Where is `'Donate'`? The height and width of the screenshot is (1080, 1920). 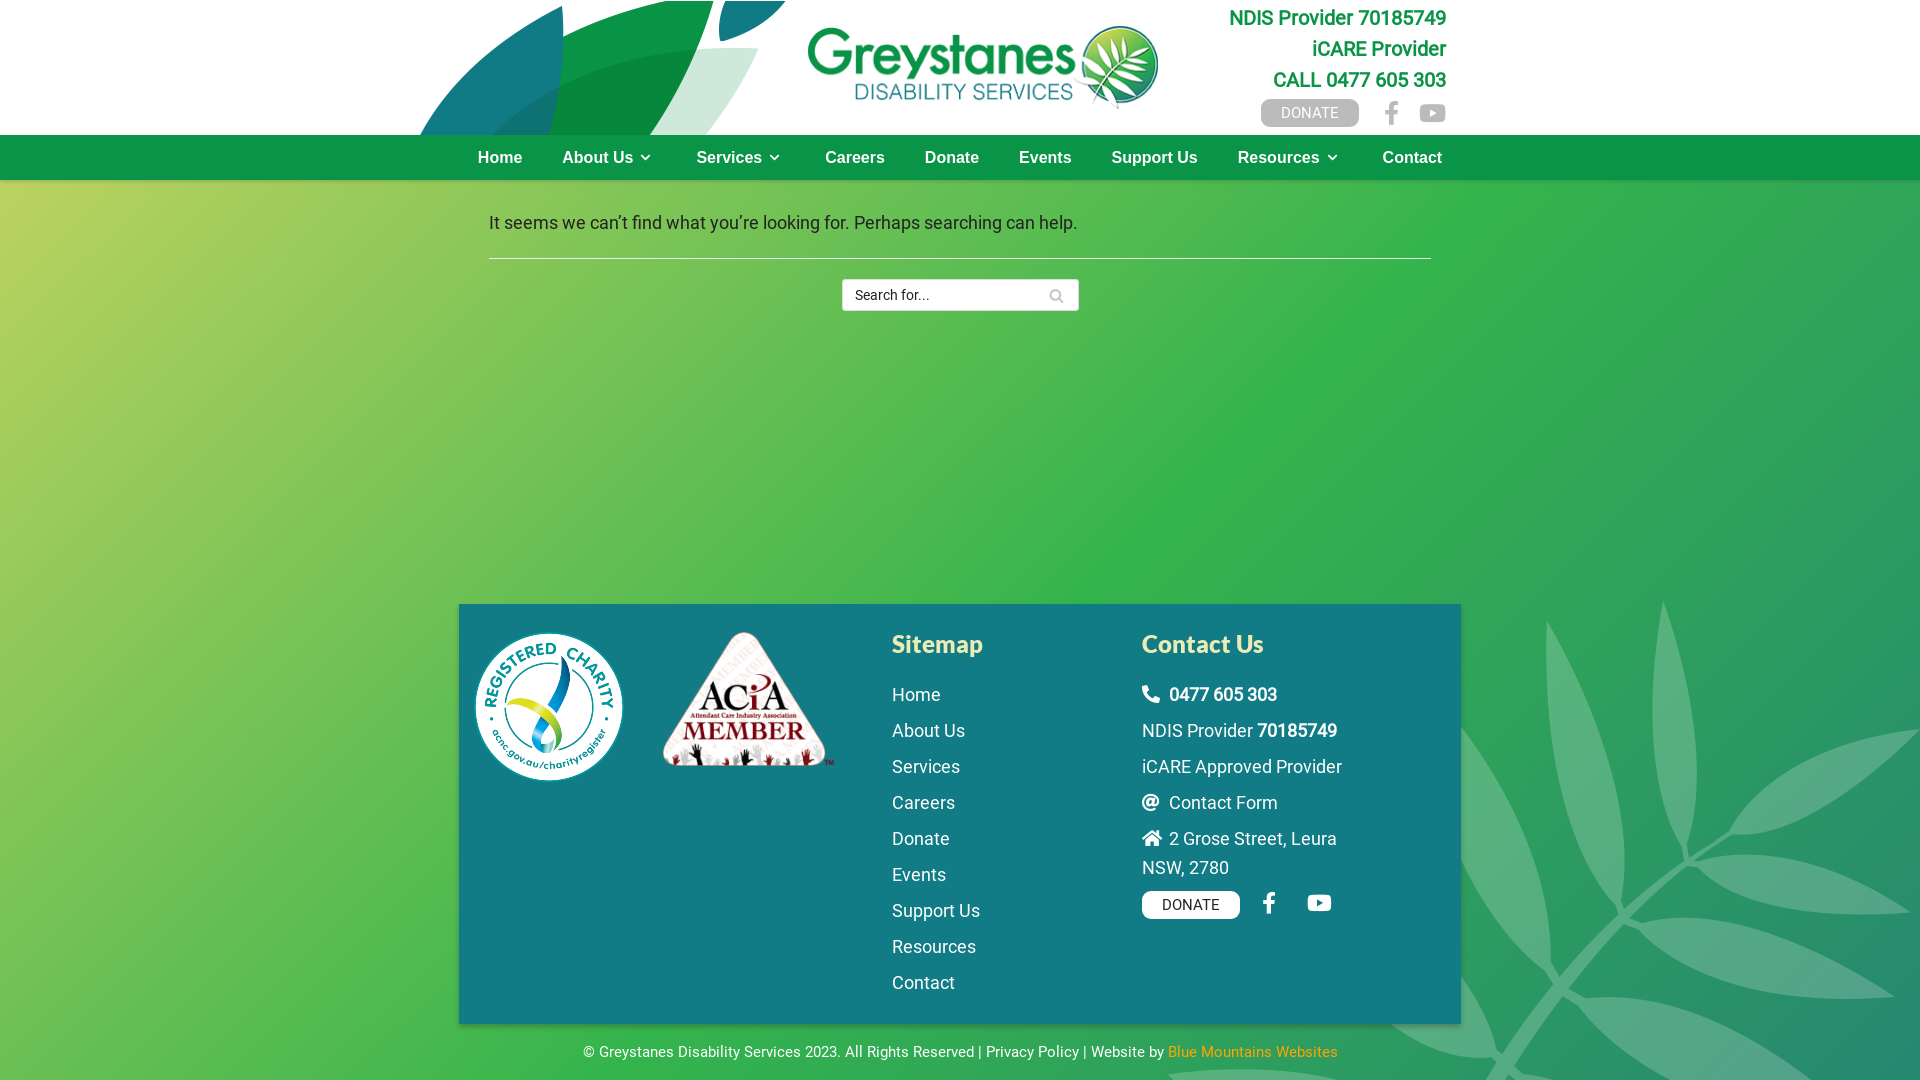 'Donate' is located at coordinates (950, 156).